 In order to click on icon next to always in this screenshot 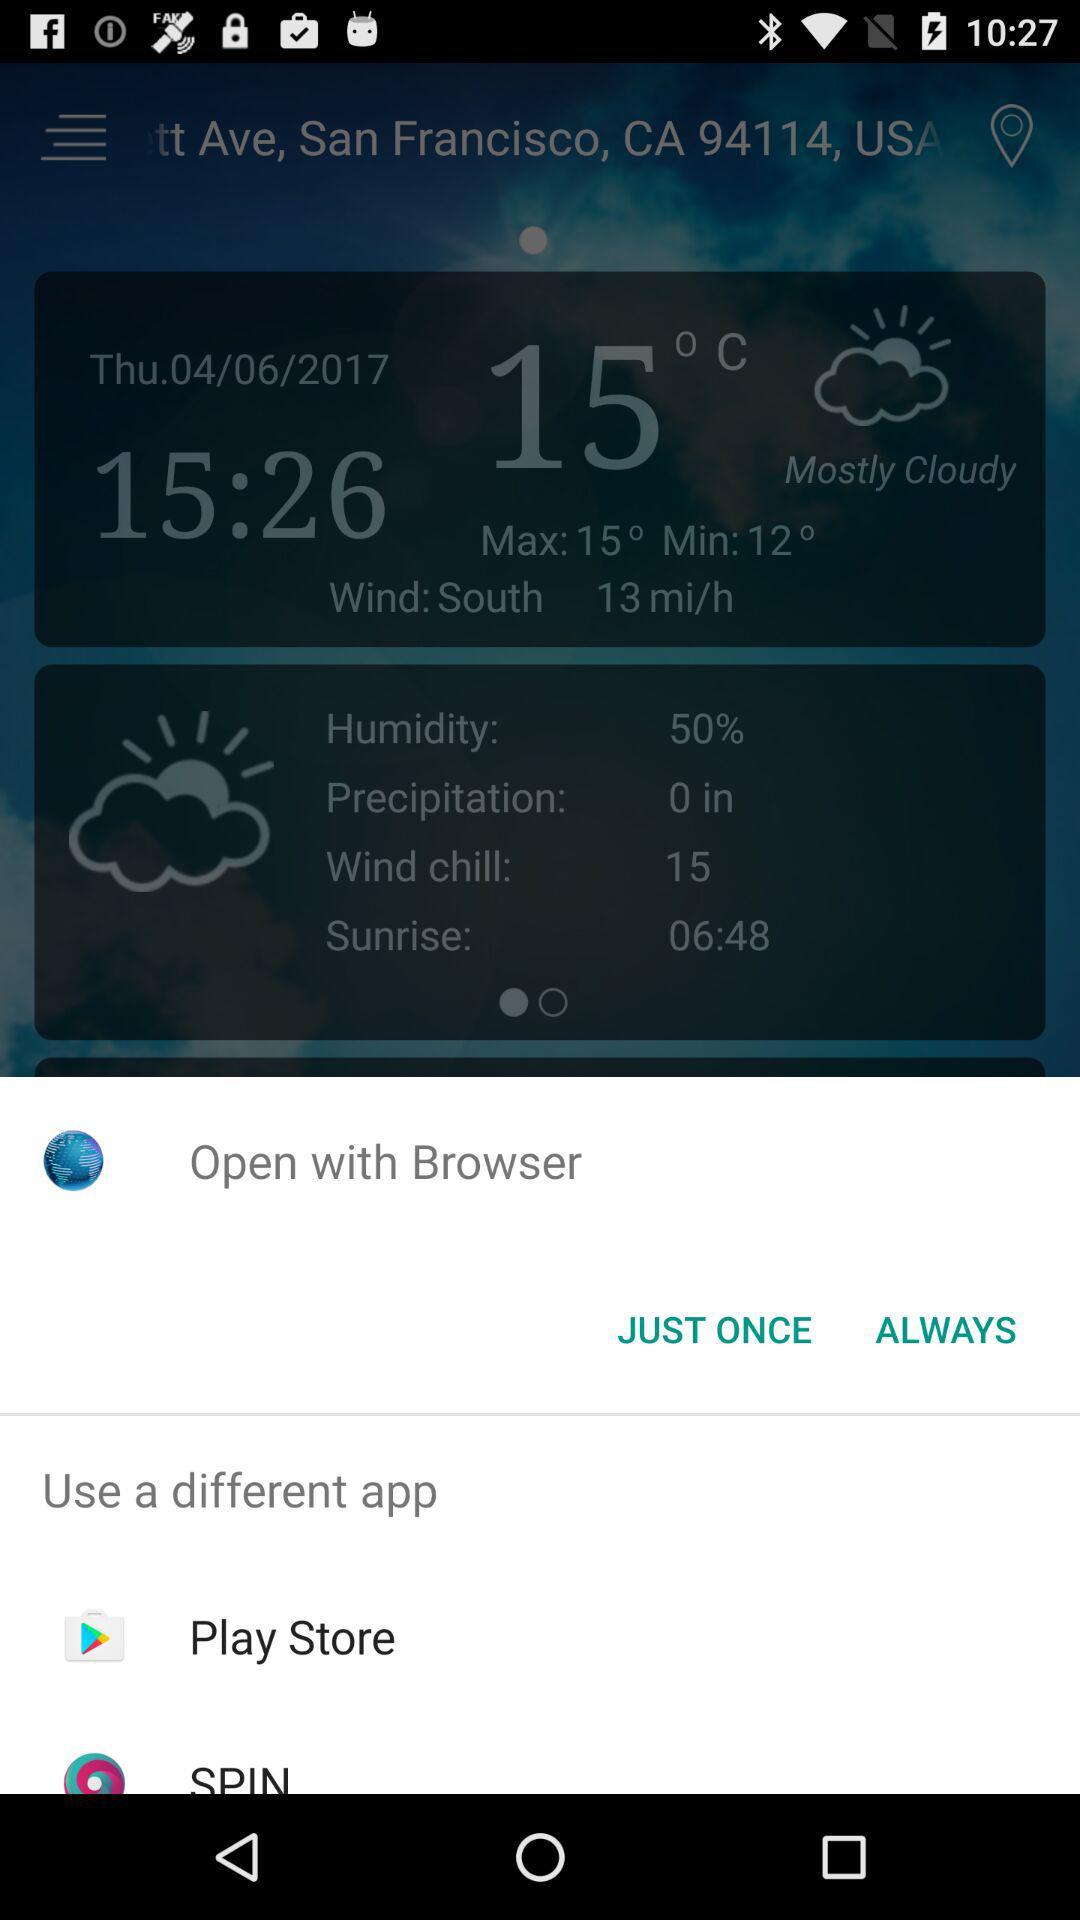, I will do `click(713, 1329)`.